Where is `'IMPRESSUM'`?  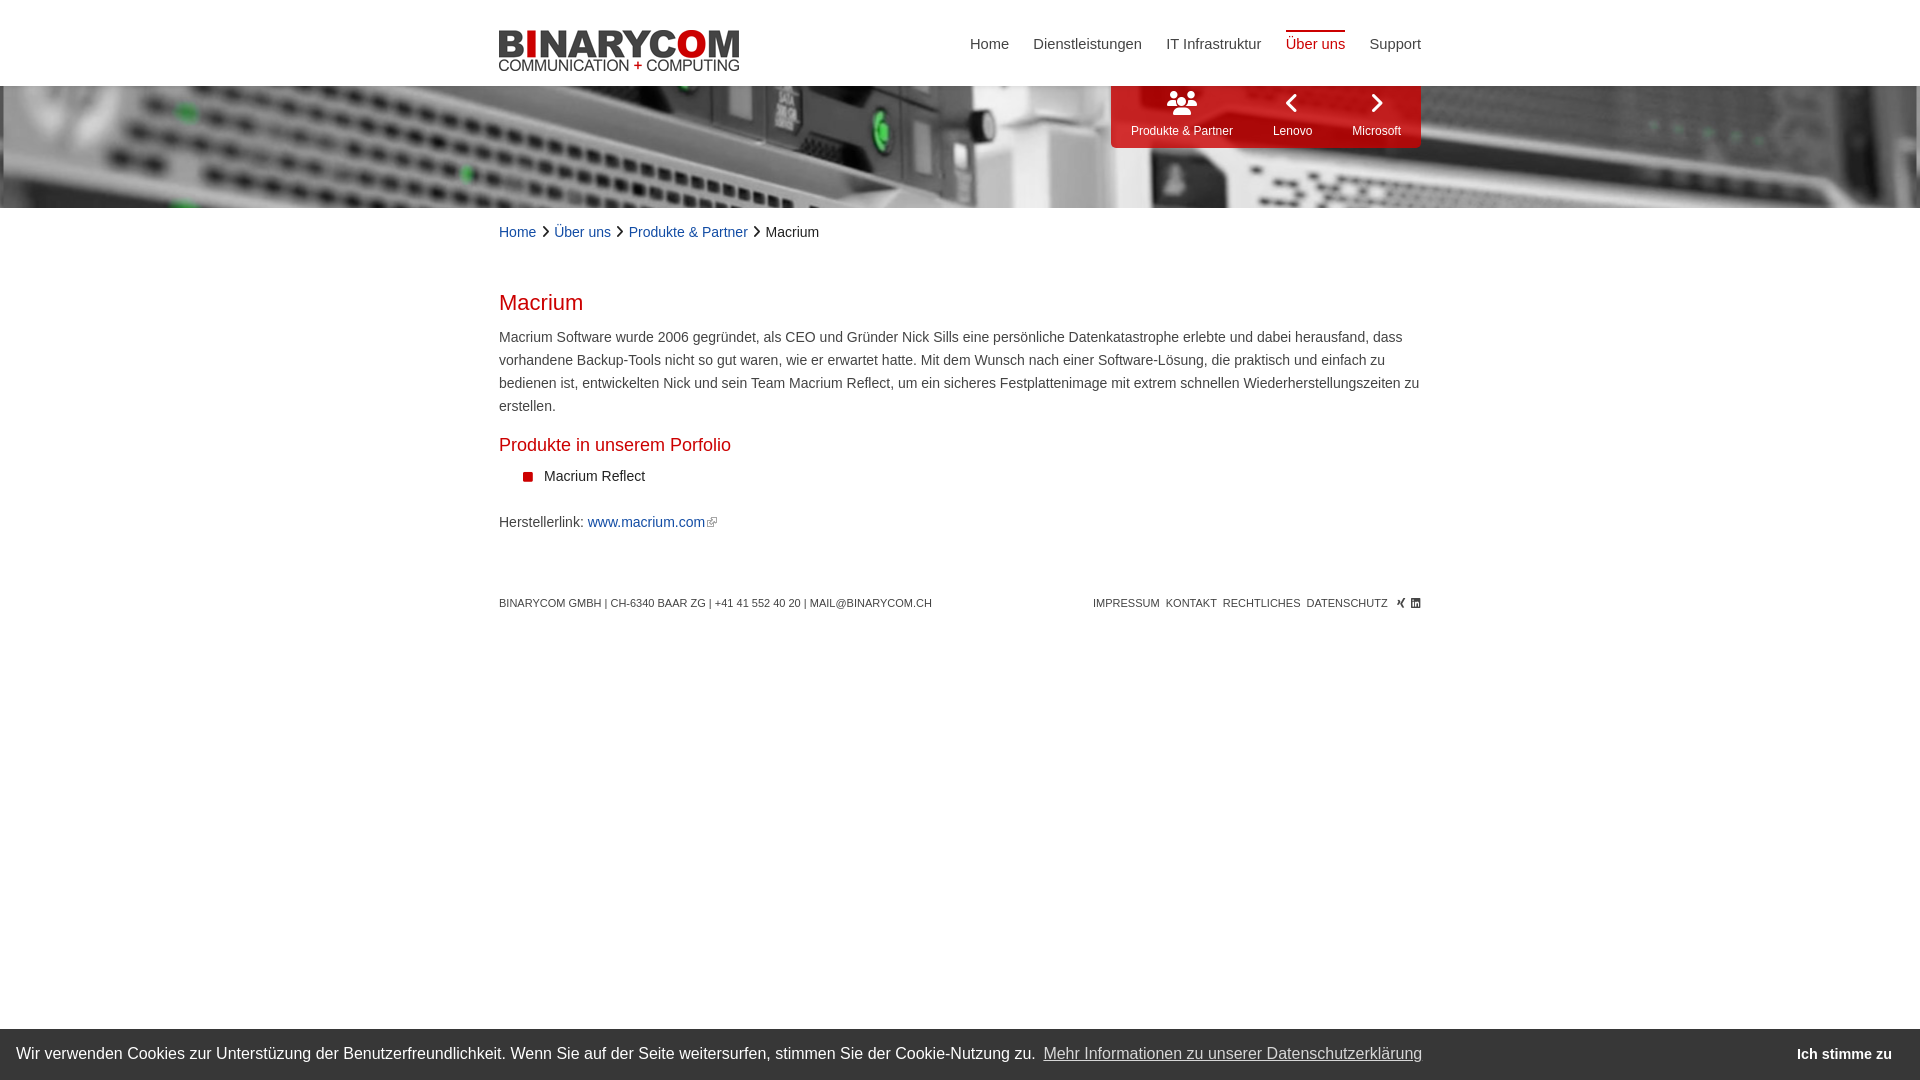
'IMPRESSUM' is located at coordinates (1126, 601).